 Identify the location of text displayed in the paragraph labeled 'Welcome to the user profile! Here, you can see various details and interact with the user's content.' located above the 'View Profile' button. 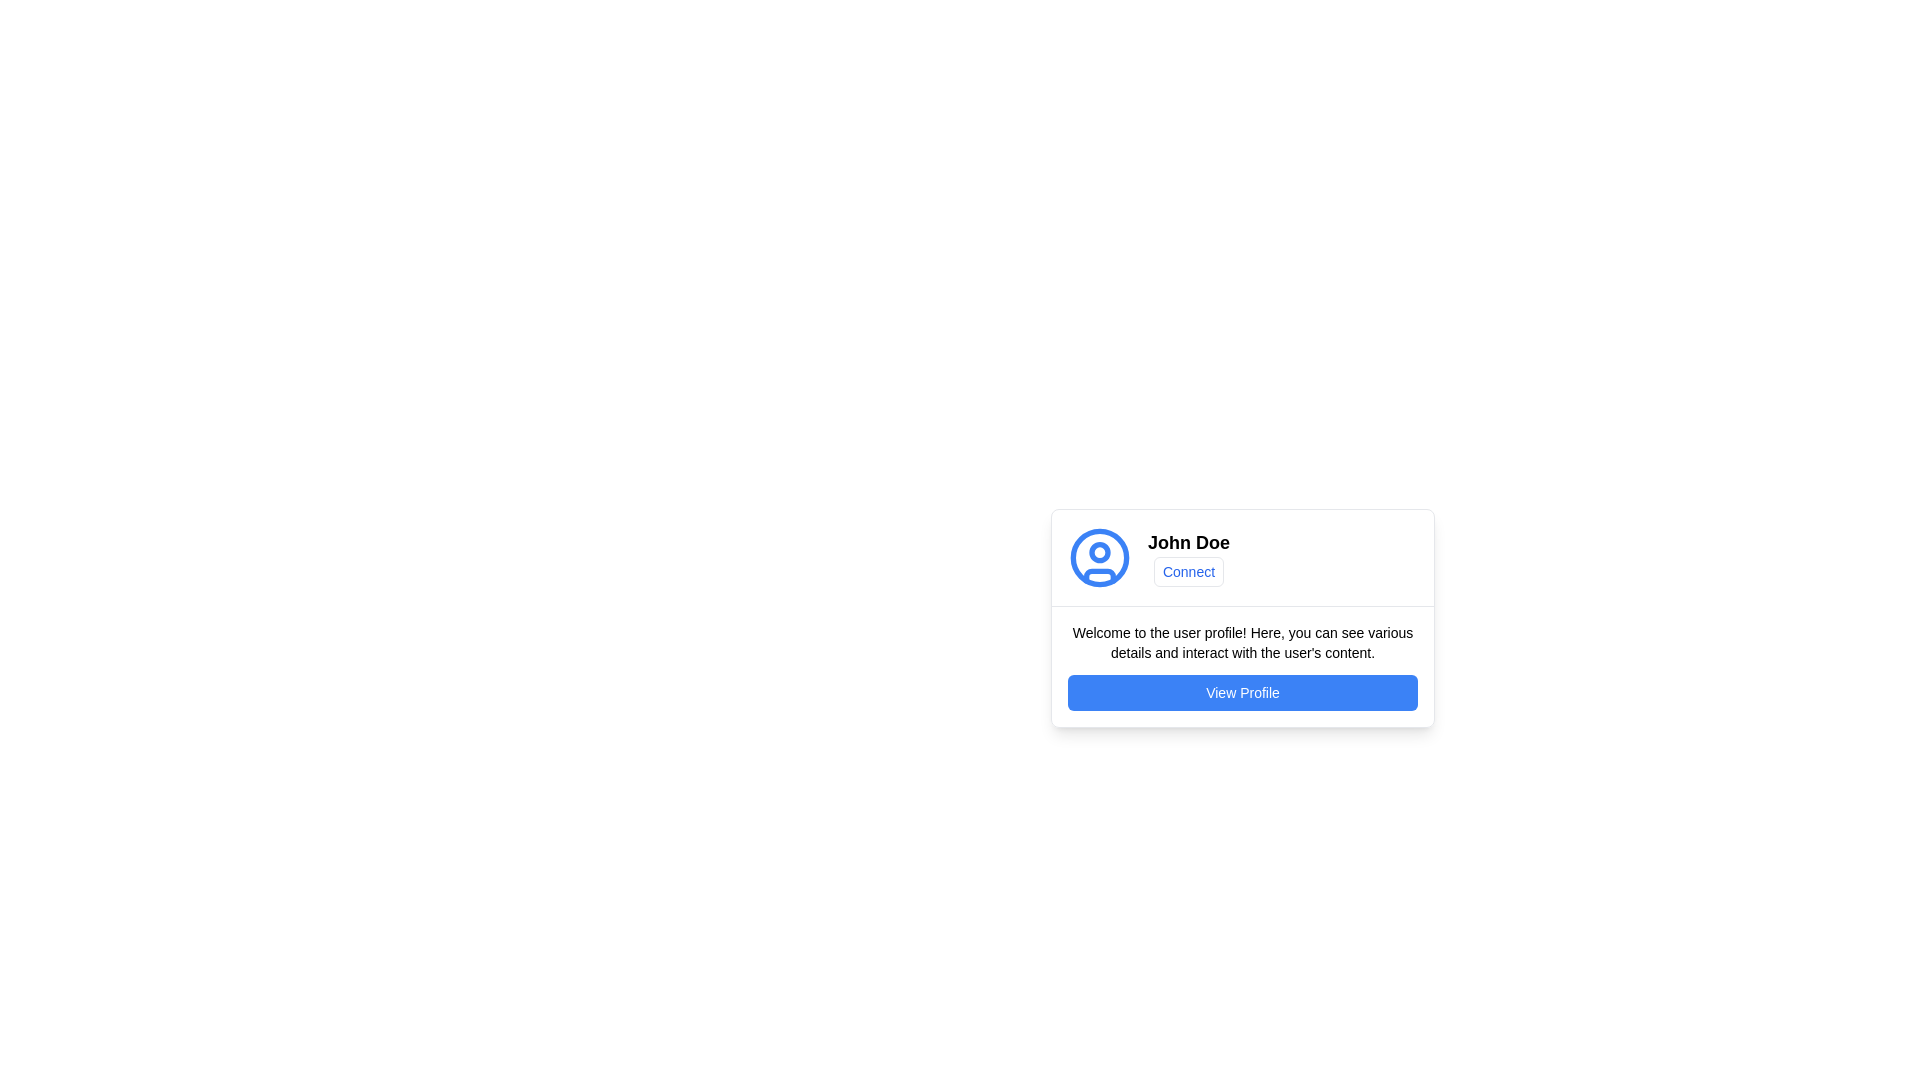
(1242, 643).